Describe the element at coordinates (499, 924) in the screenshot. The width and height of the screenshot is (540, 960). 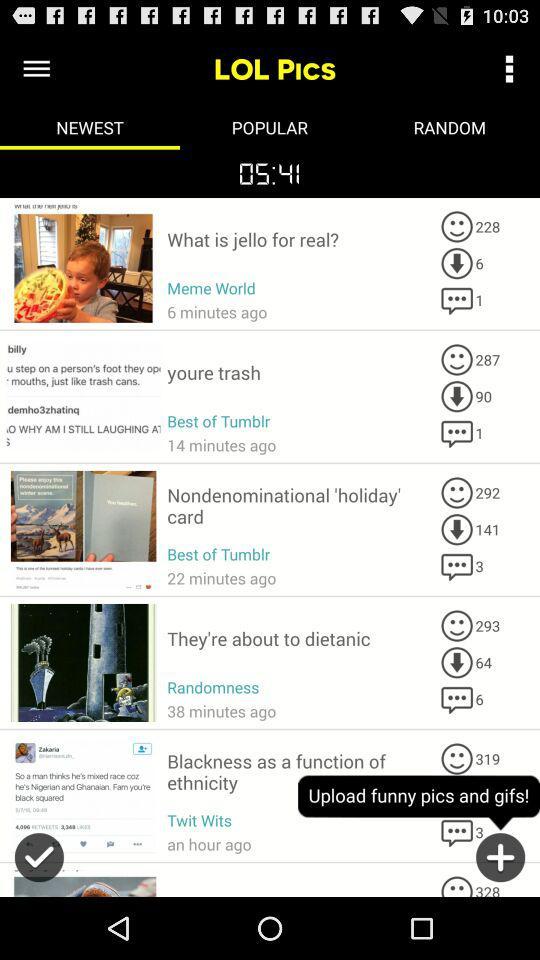
I see `the add icon` at that location.